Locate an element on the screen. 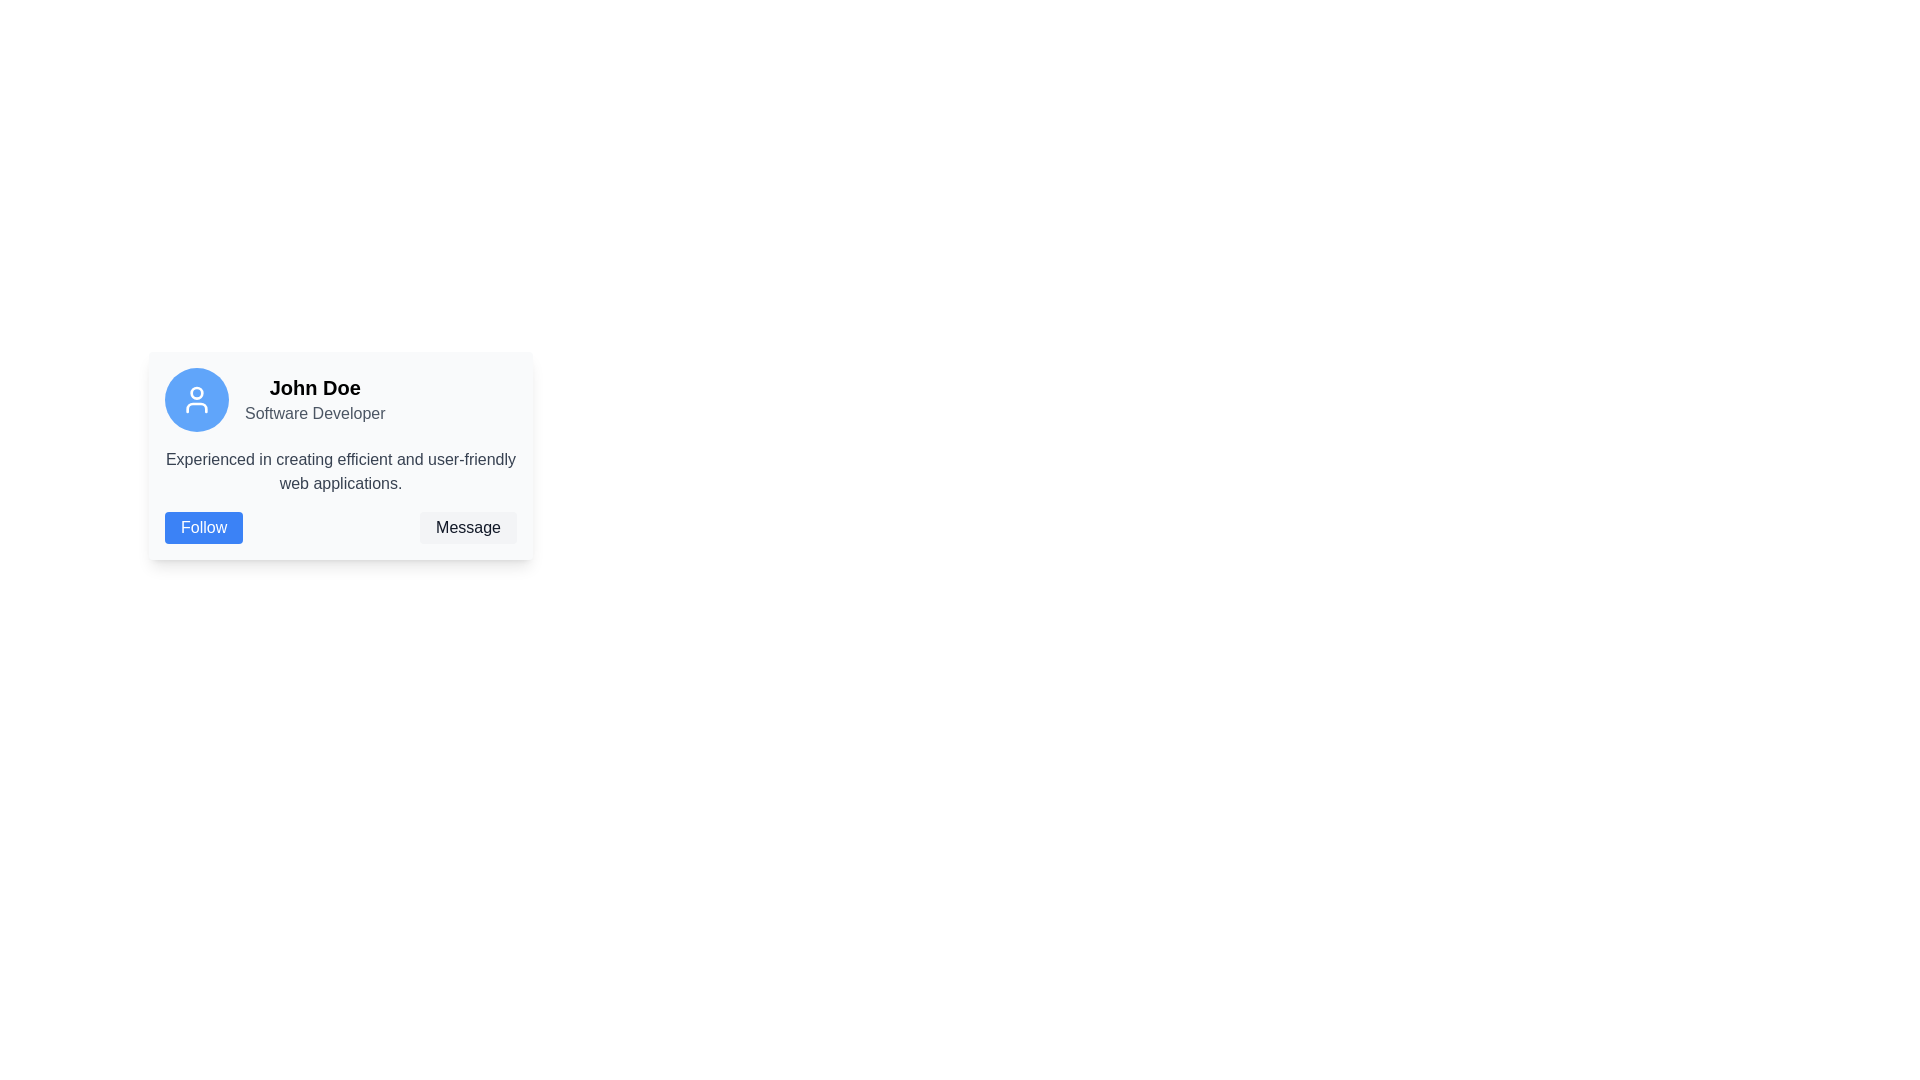 This screenshot has width=1920, height=1080. the text block displaying 'Experienced in creating efficient and user-friendly web applications.' located centrally on the user profile card, below the name and role, and above the 'Follow' and 'Message' buttons is located at coordinates (340, 471).